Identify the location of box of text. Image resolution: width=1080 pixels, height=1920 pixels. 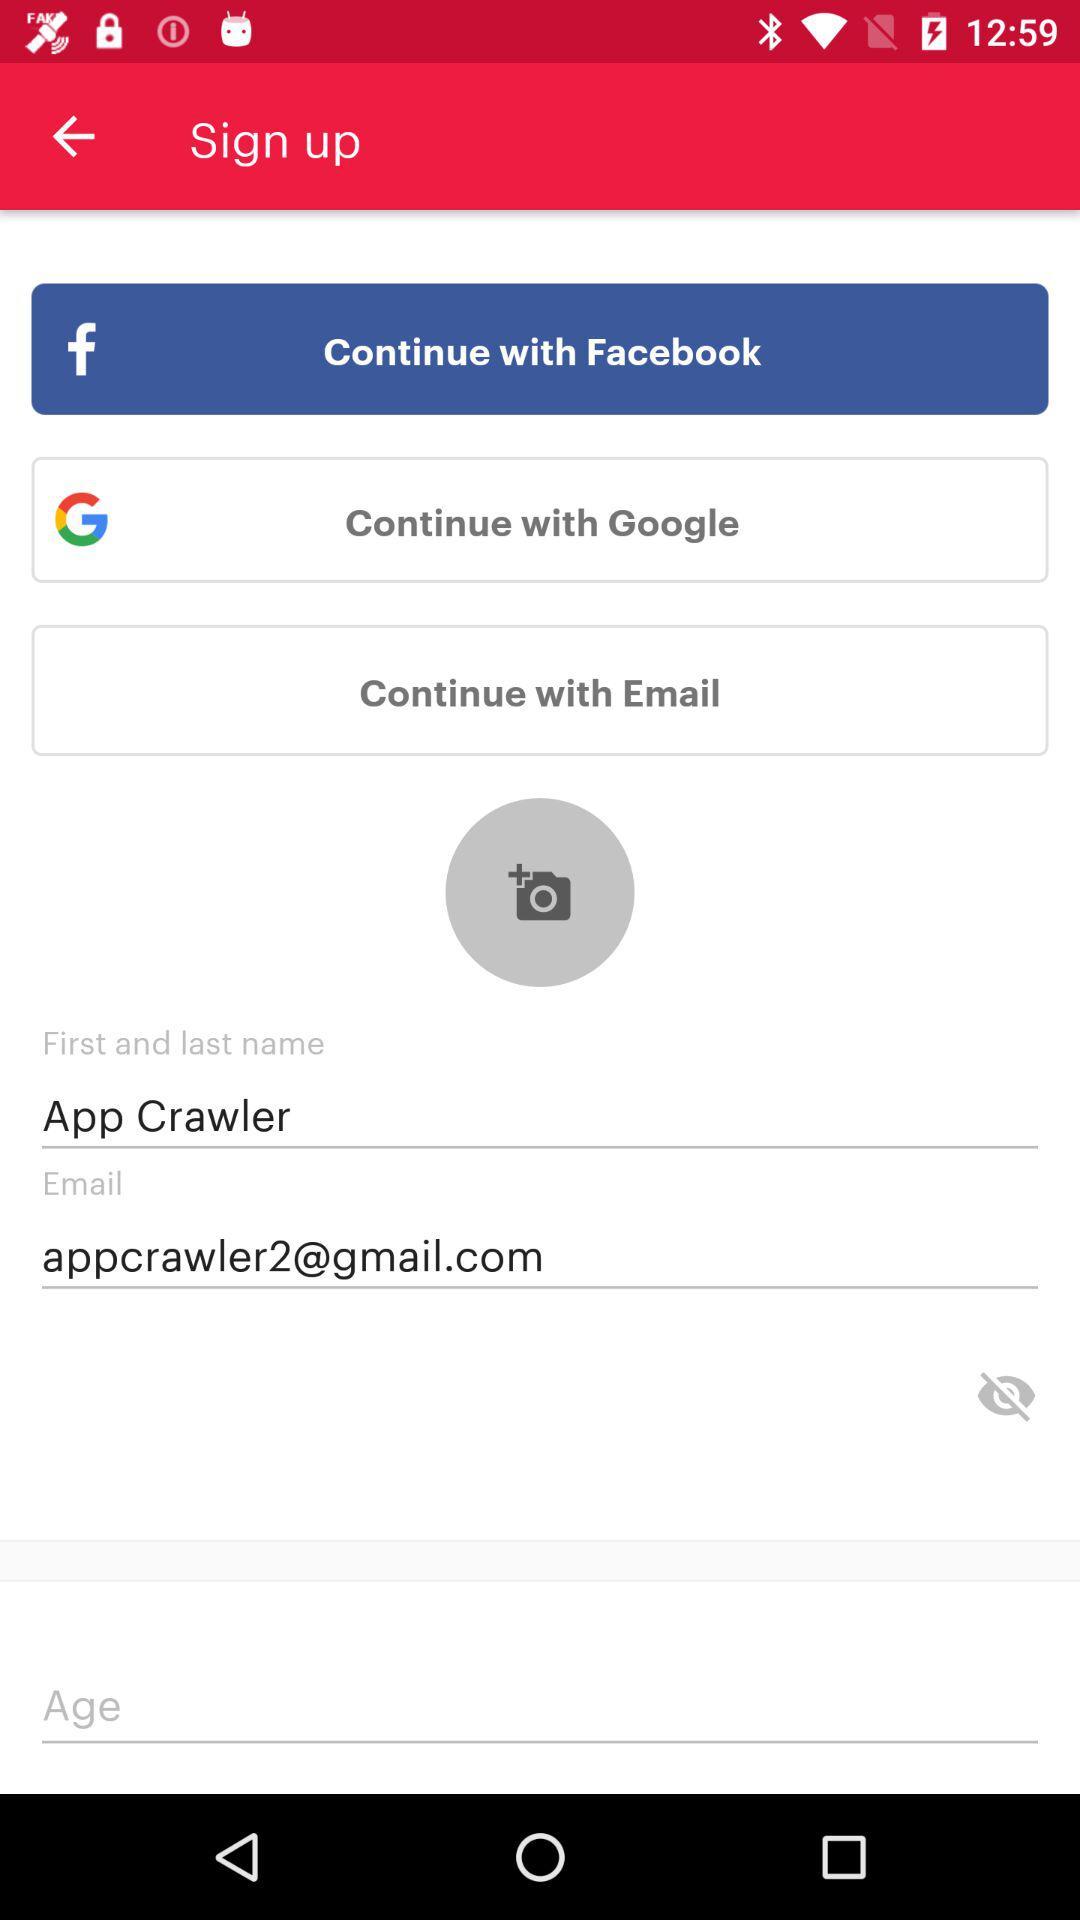
(540, 1707).